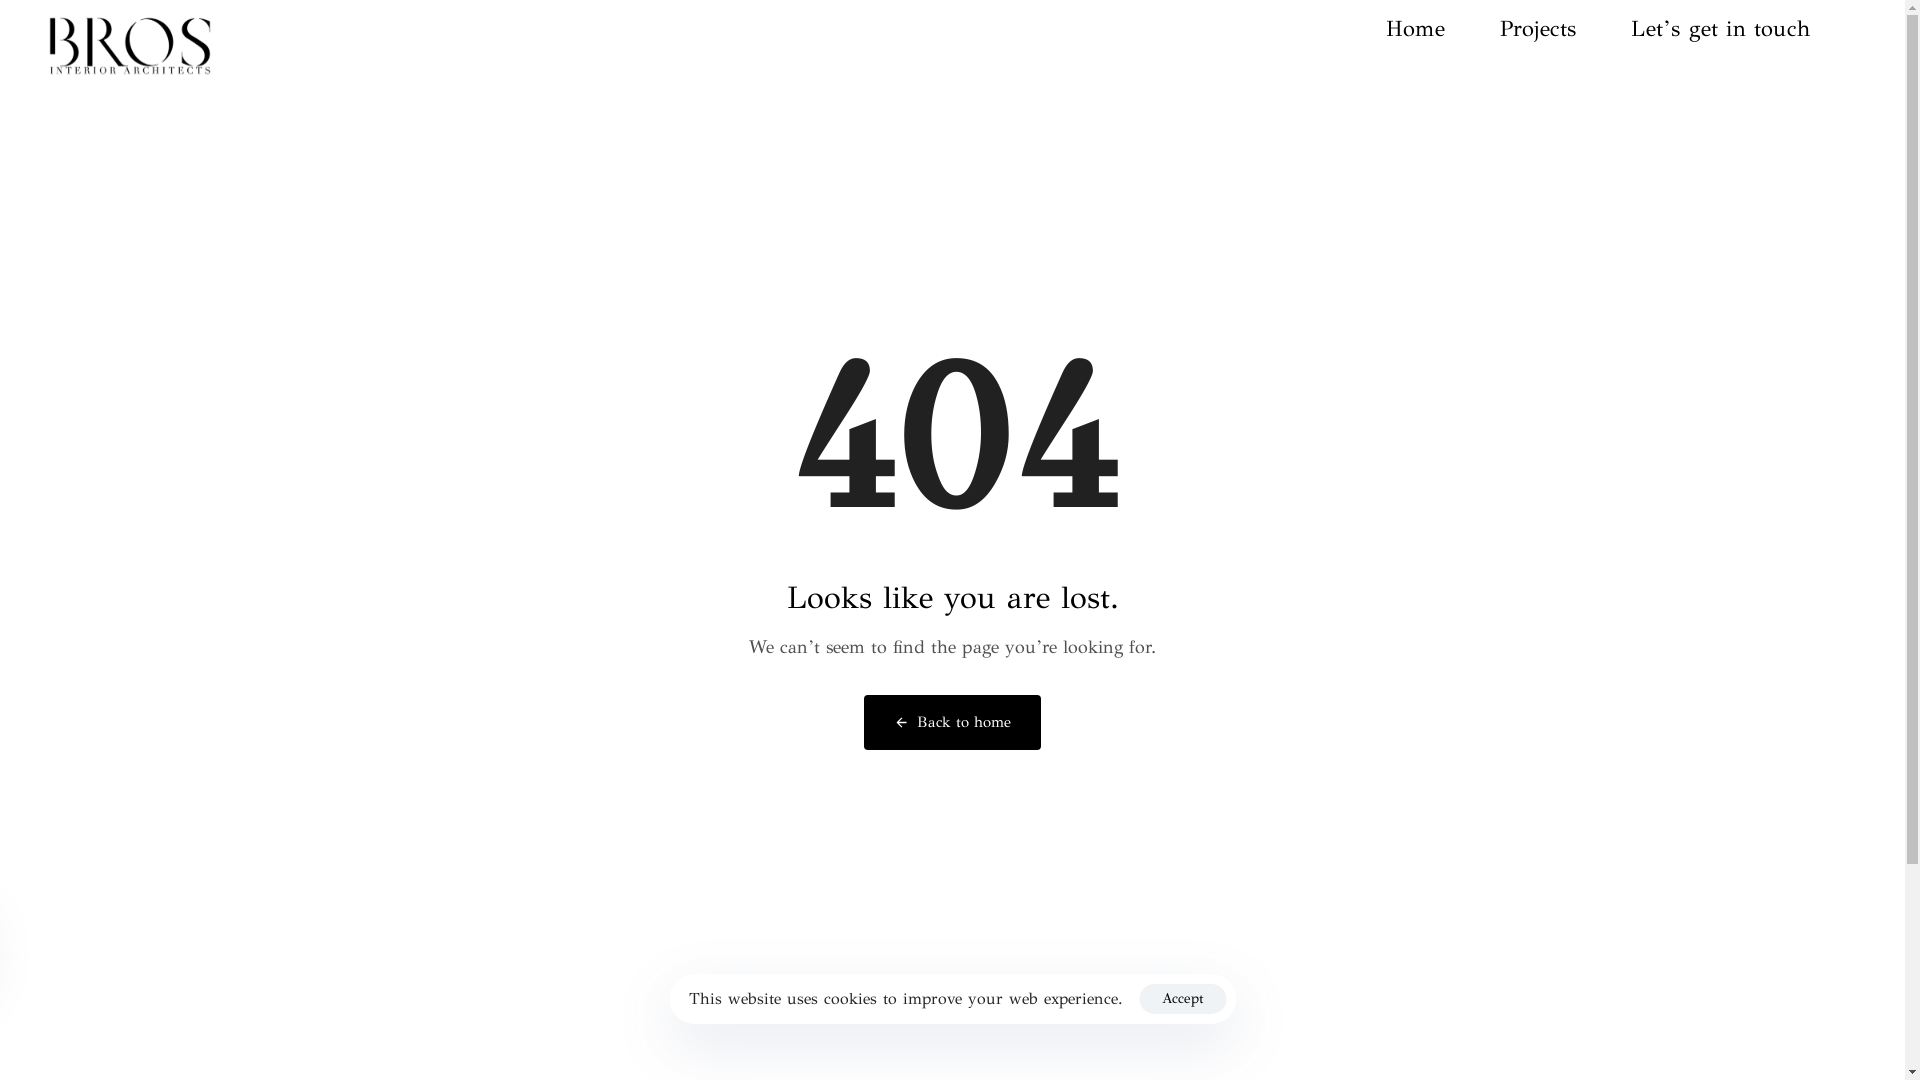 This screenshot has width=1920, height=1080. What do you see at coordinates (951, 722) in the screenshot?
I see `'Back to home'` at bounding box center [951, 722].